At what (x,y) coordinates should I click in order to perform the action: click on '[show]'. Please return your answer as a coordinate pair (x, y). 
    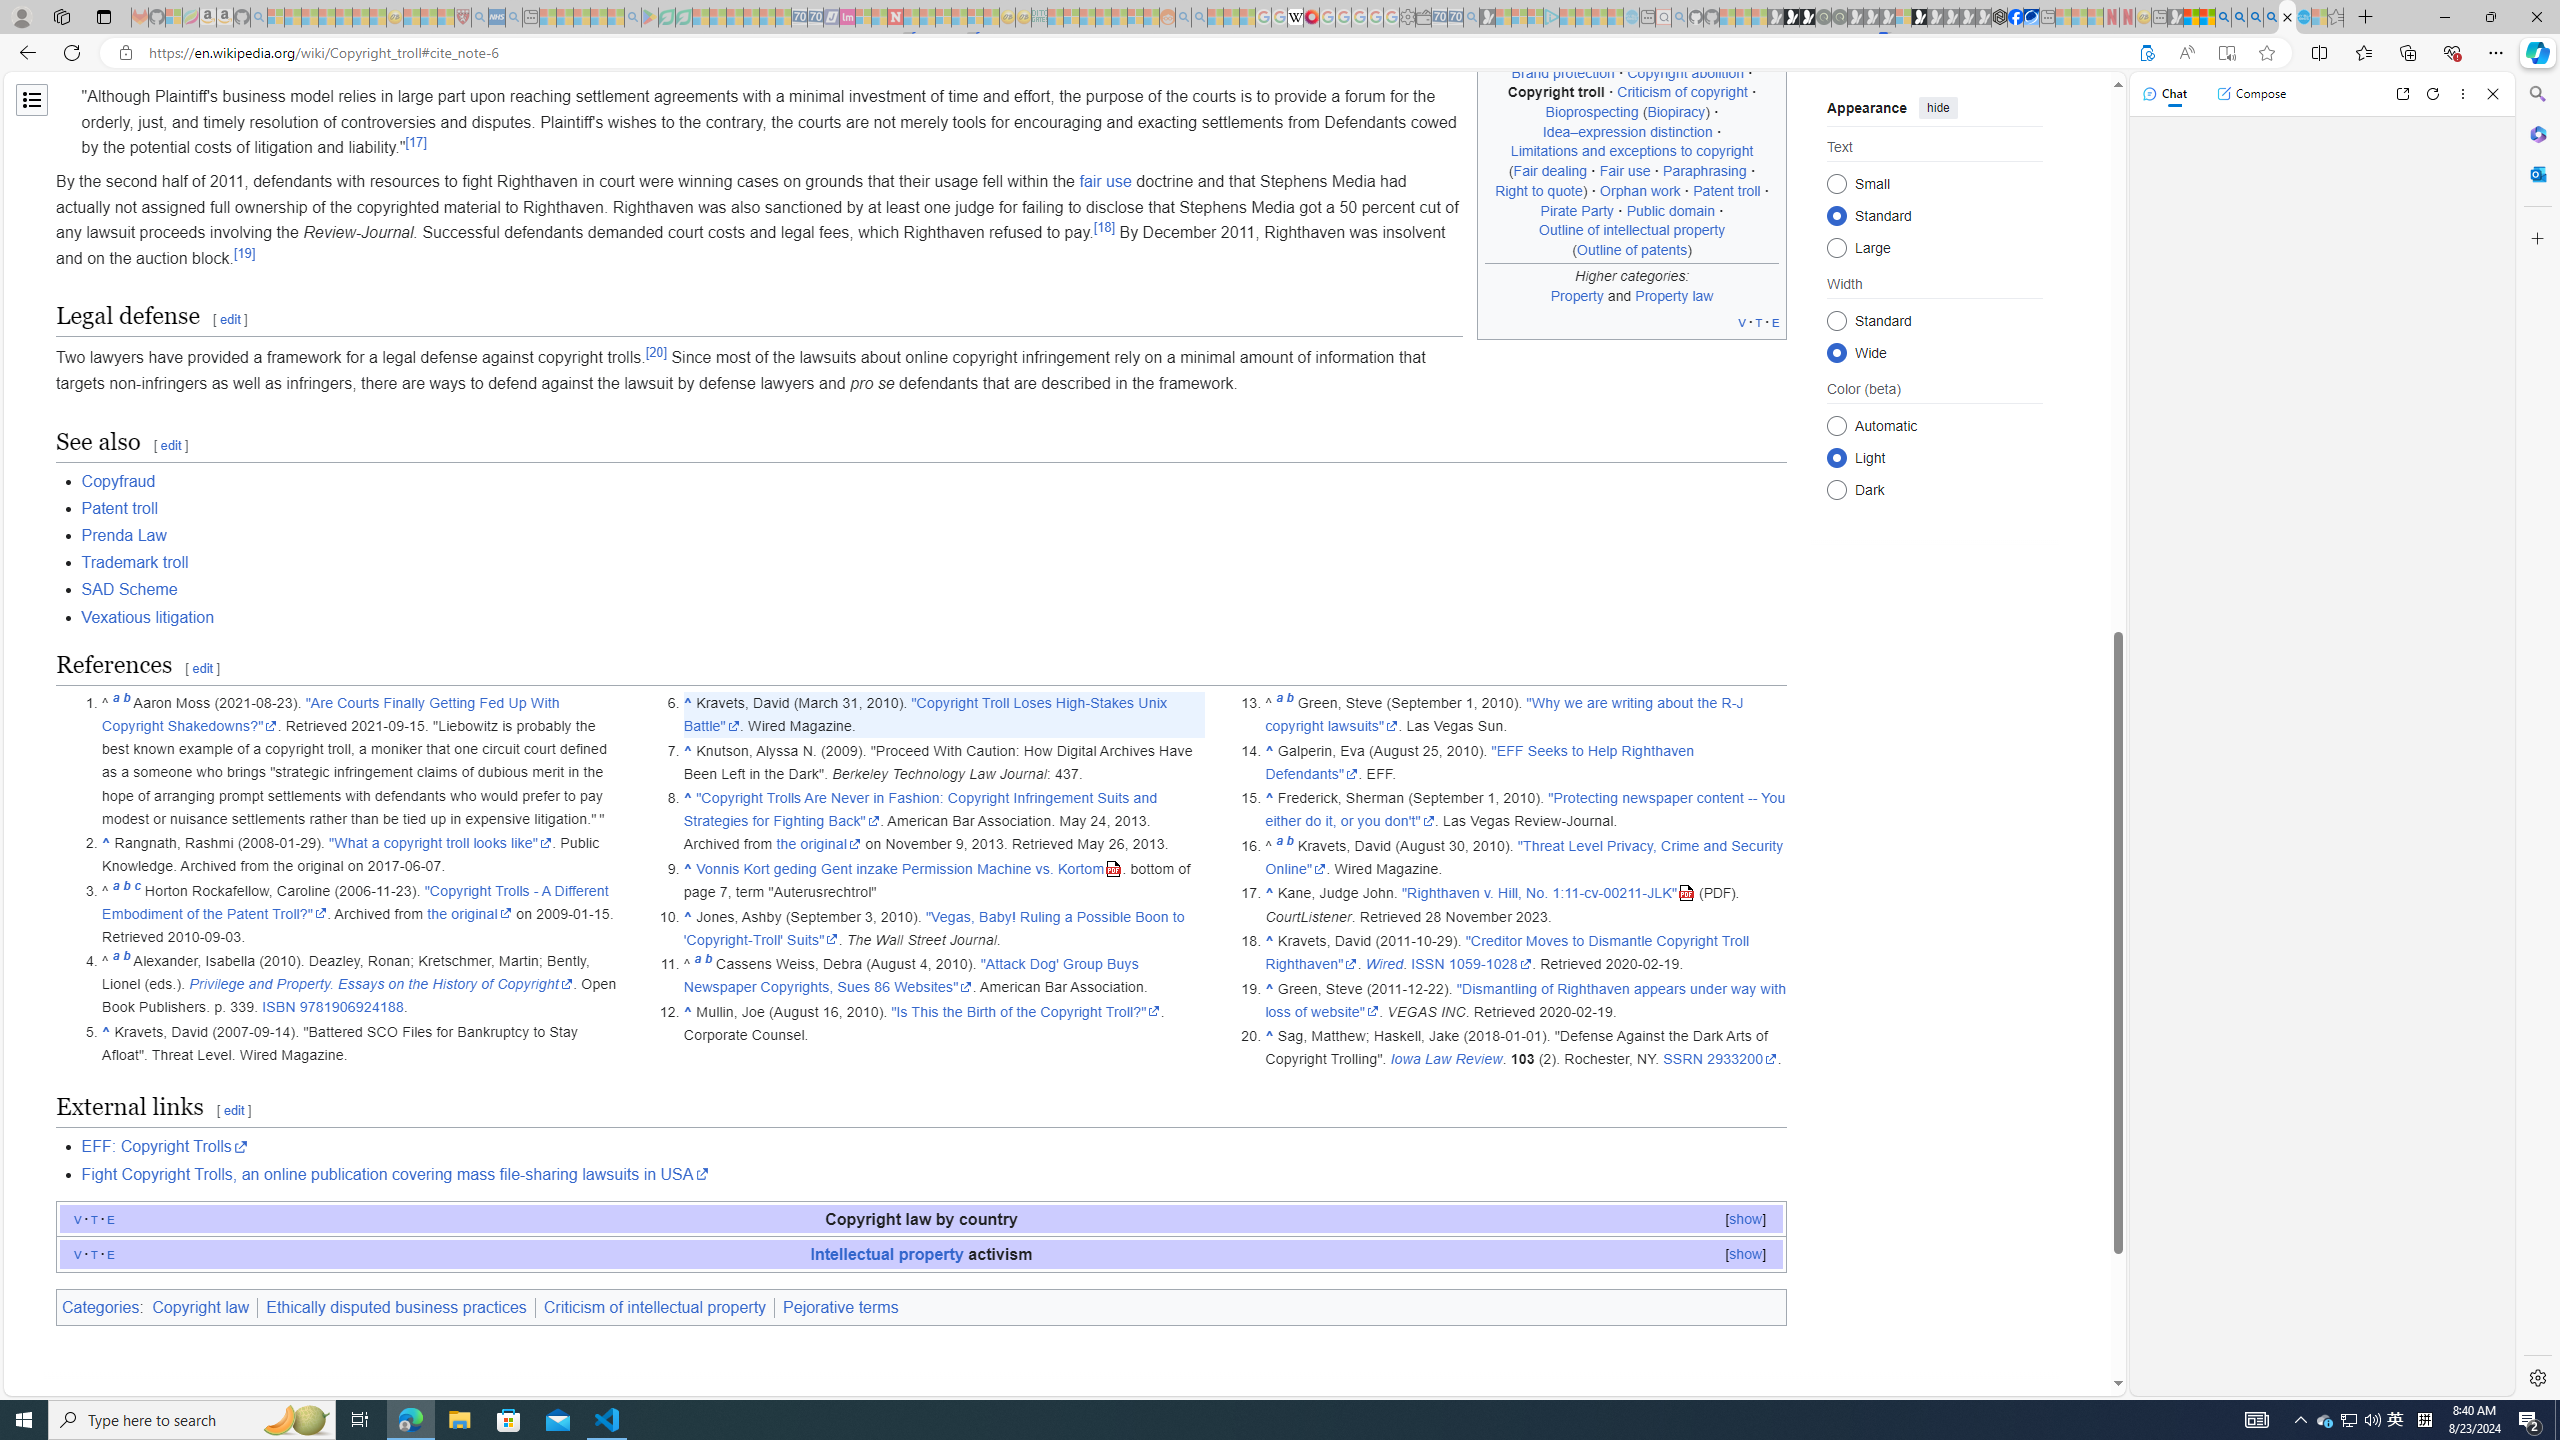
    Looking at the image, I should click on (1744, 1253).